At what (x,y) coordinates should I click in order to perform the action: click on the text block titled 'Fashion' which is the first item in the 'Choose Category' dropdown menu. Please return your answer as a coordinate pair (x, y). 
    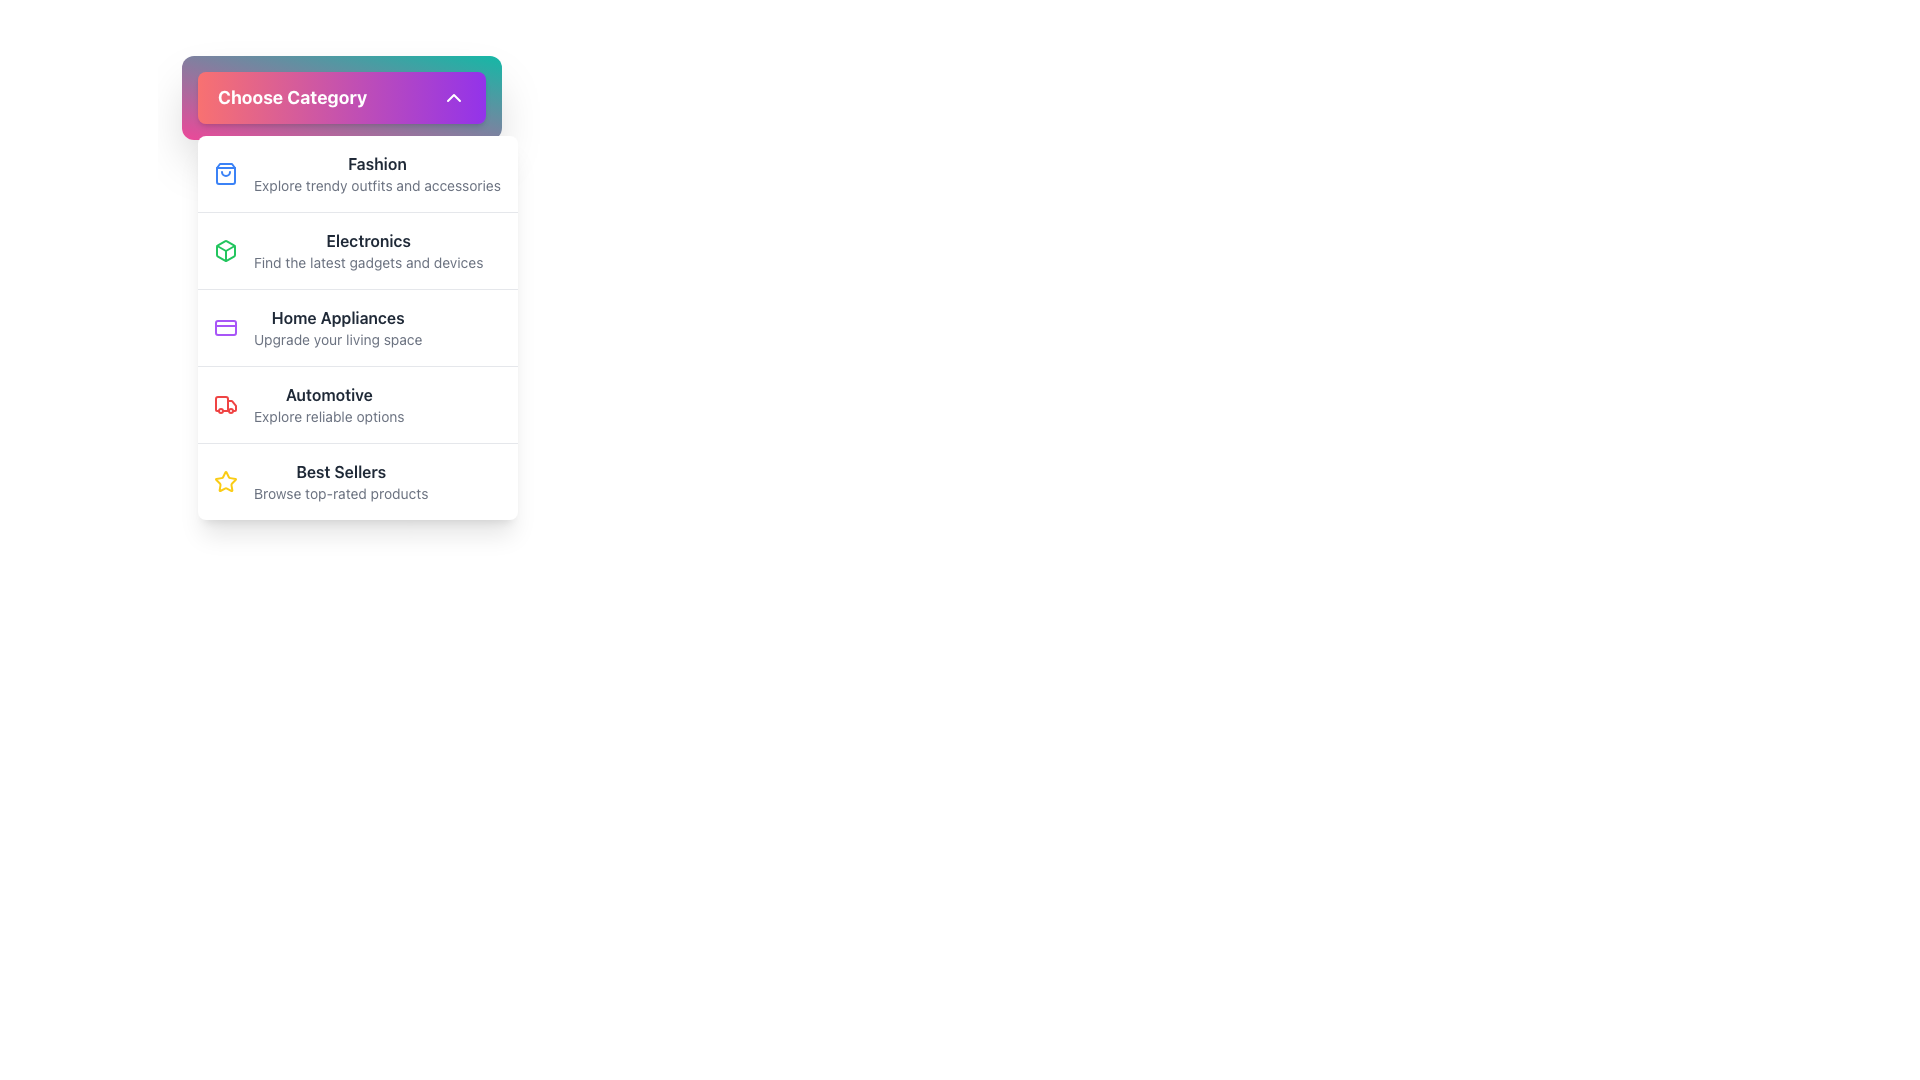
    Looking at the image, I should click on (377, 172).